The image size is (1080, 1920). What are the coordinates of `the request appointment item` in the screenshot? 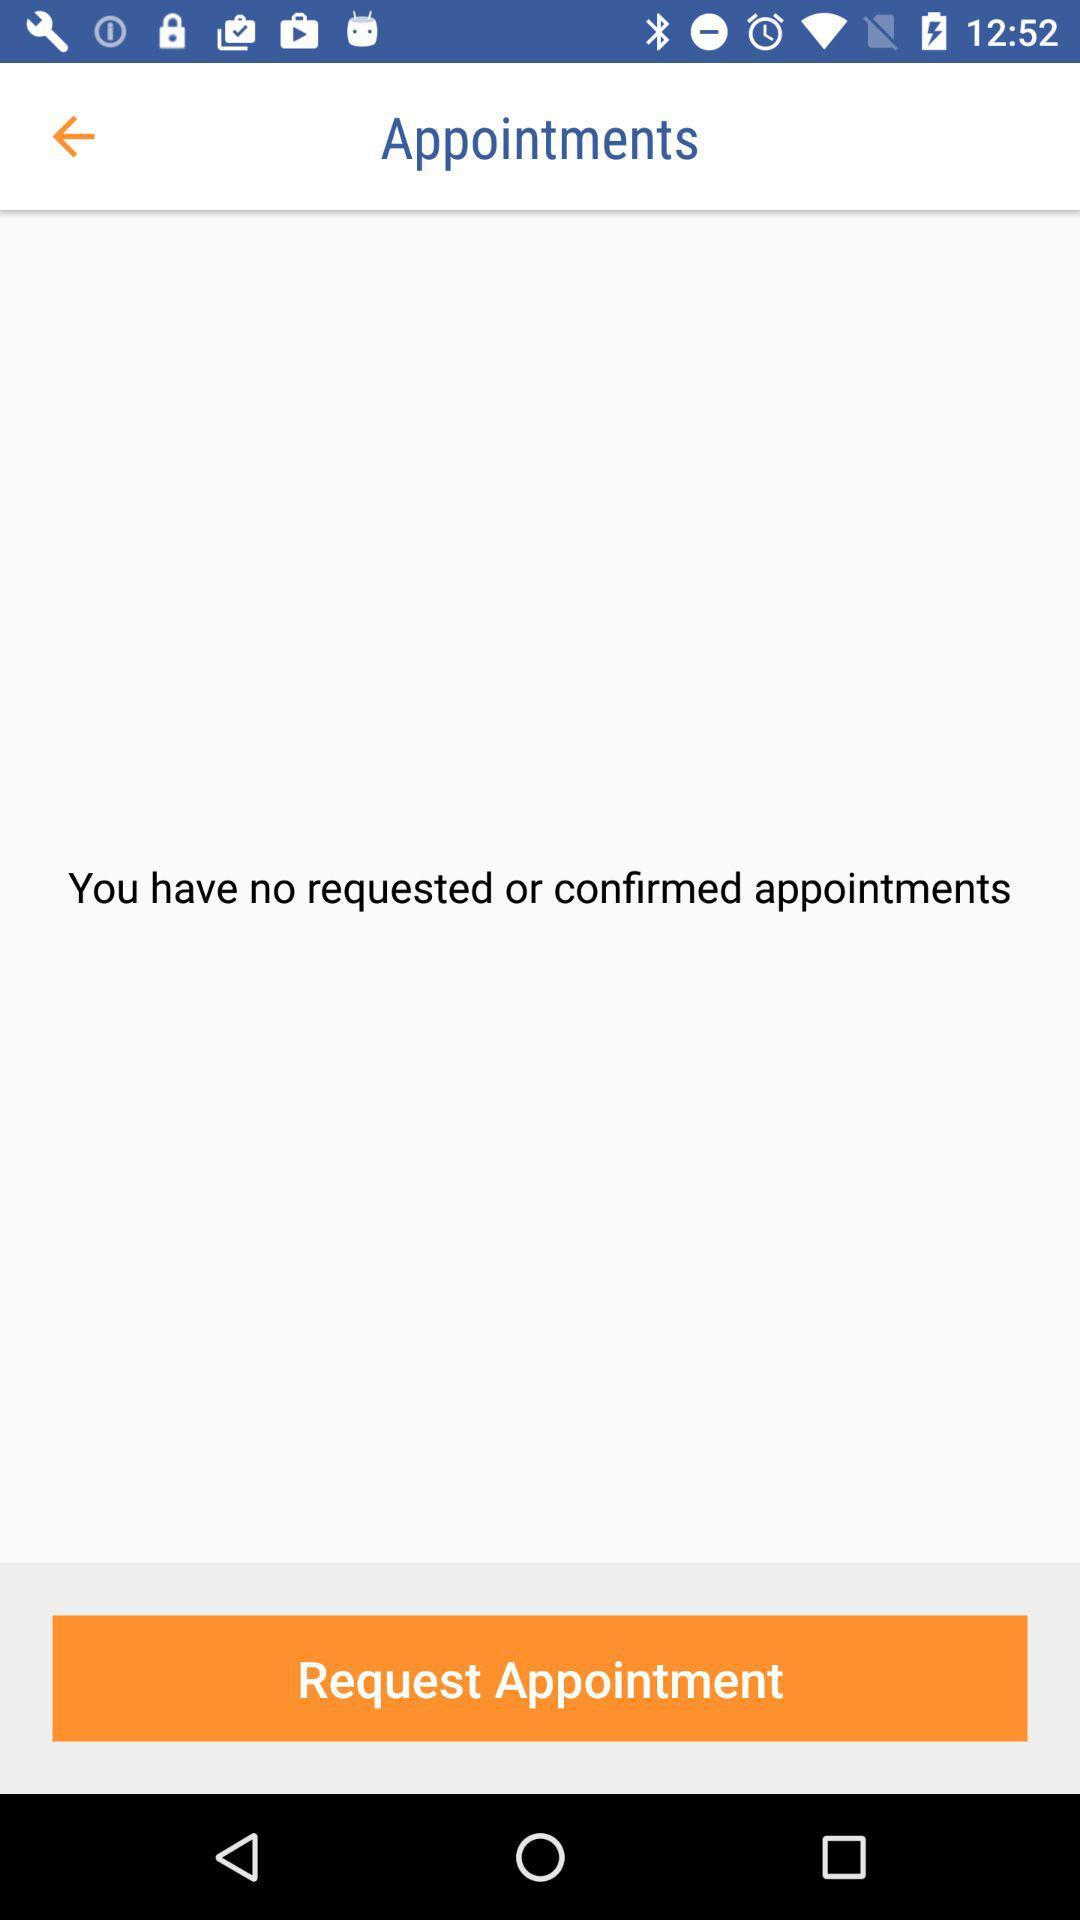 It's located at (540, 1678).